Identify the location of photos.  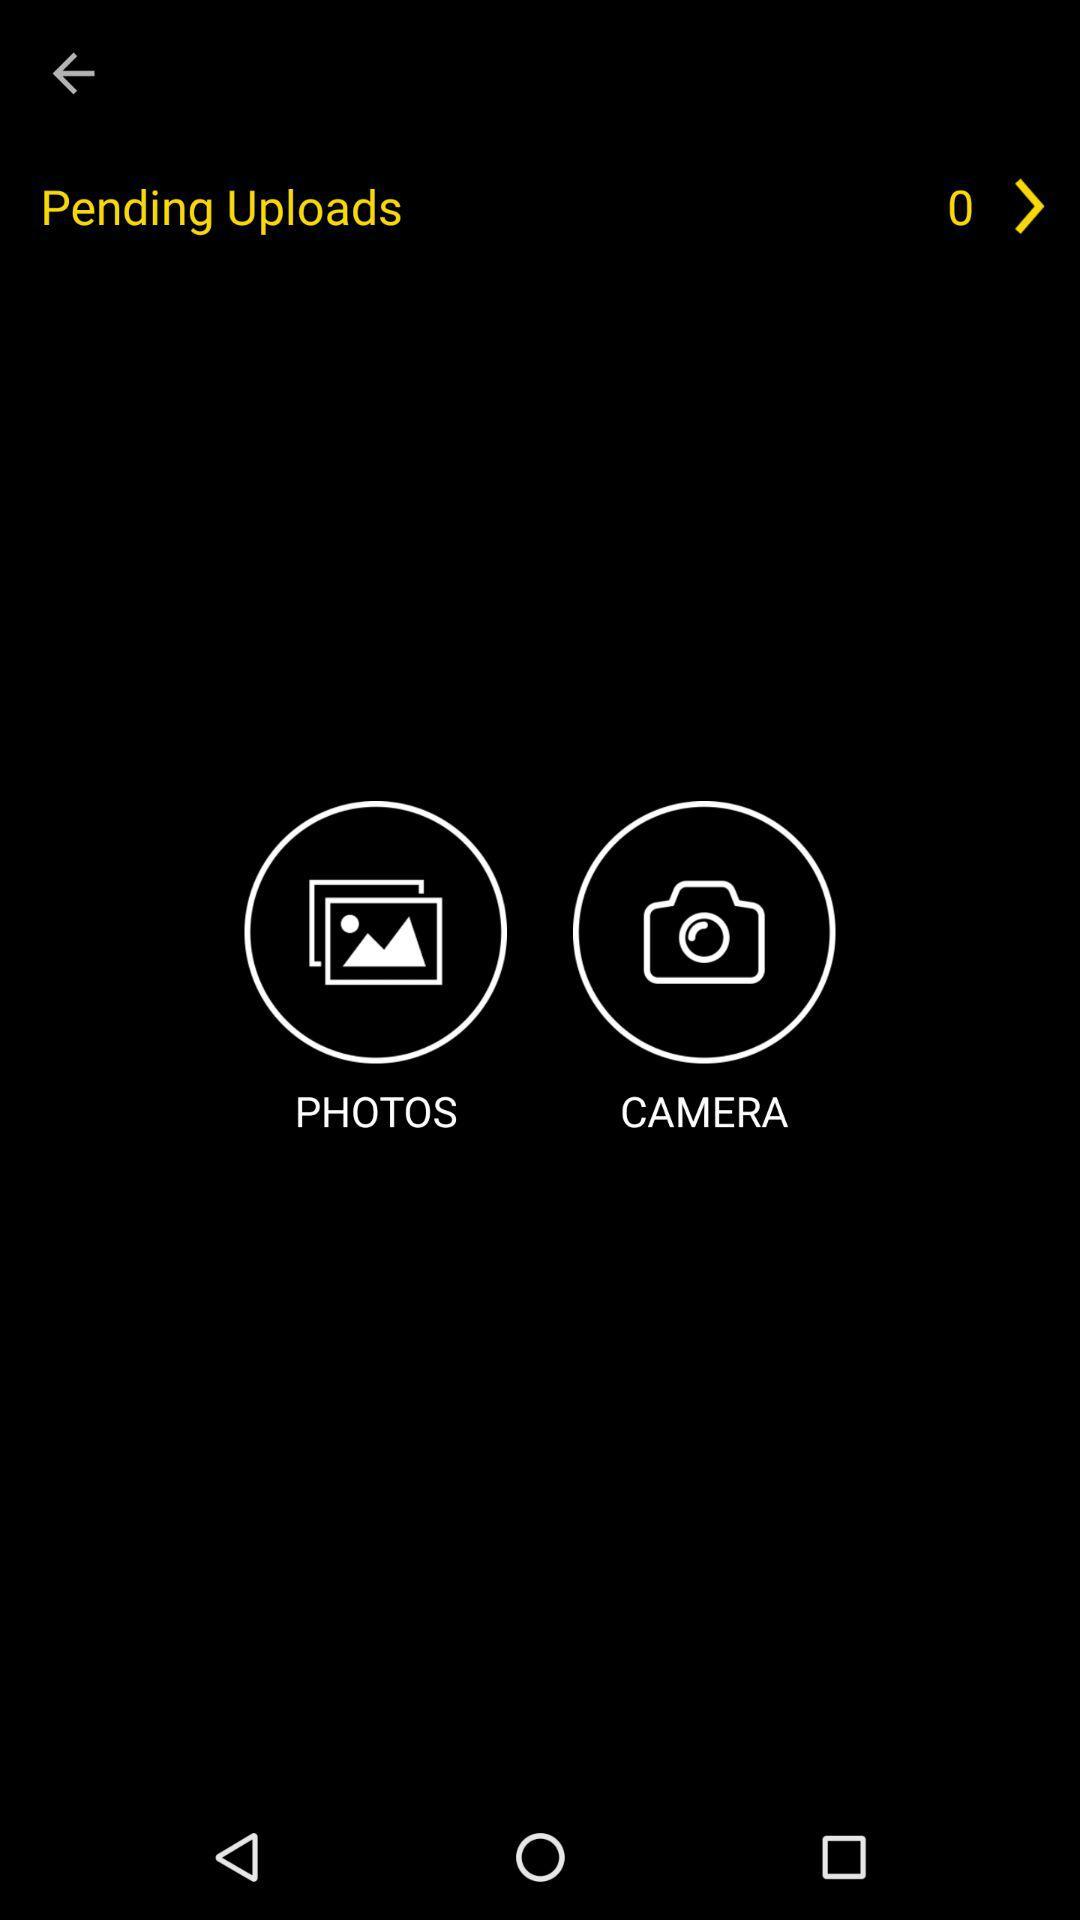
(375, 970).